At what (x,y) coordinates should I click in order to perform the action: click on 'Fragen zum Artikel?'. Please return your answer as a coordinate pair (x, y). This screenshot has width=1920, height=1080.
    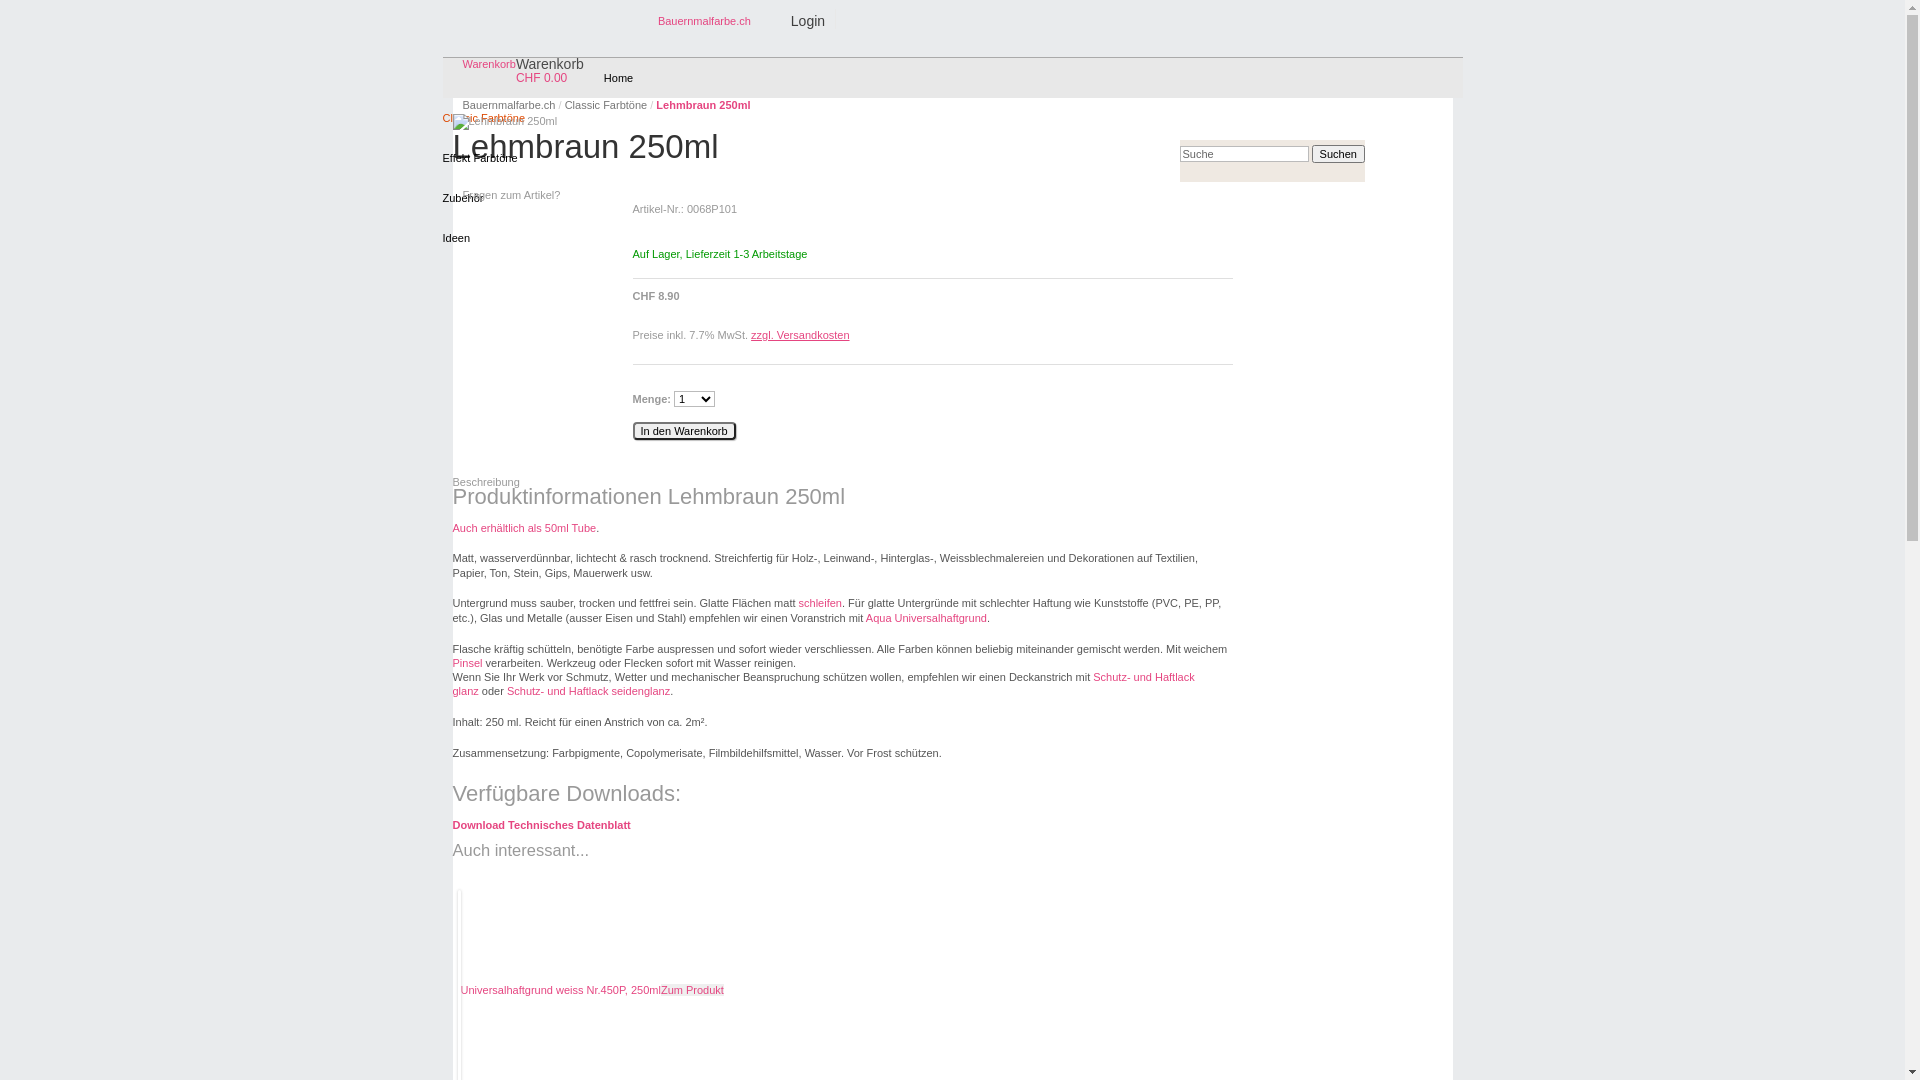
    Looking at the image, I should click on (510, 195).